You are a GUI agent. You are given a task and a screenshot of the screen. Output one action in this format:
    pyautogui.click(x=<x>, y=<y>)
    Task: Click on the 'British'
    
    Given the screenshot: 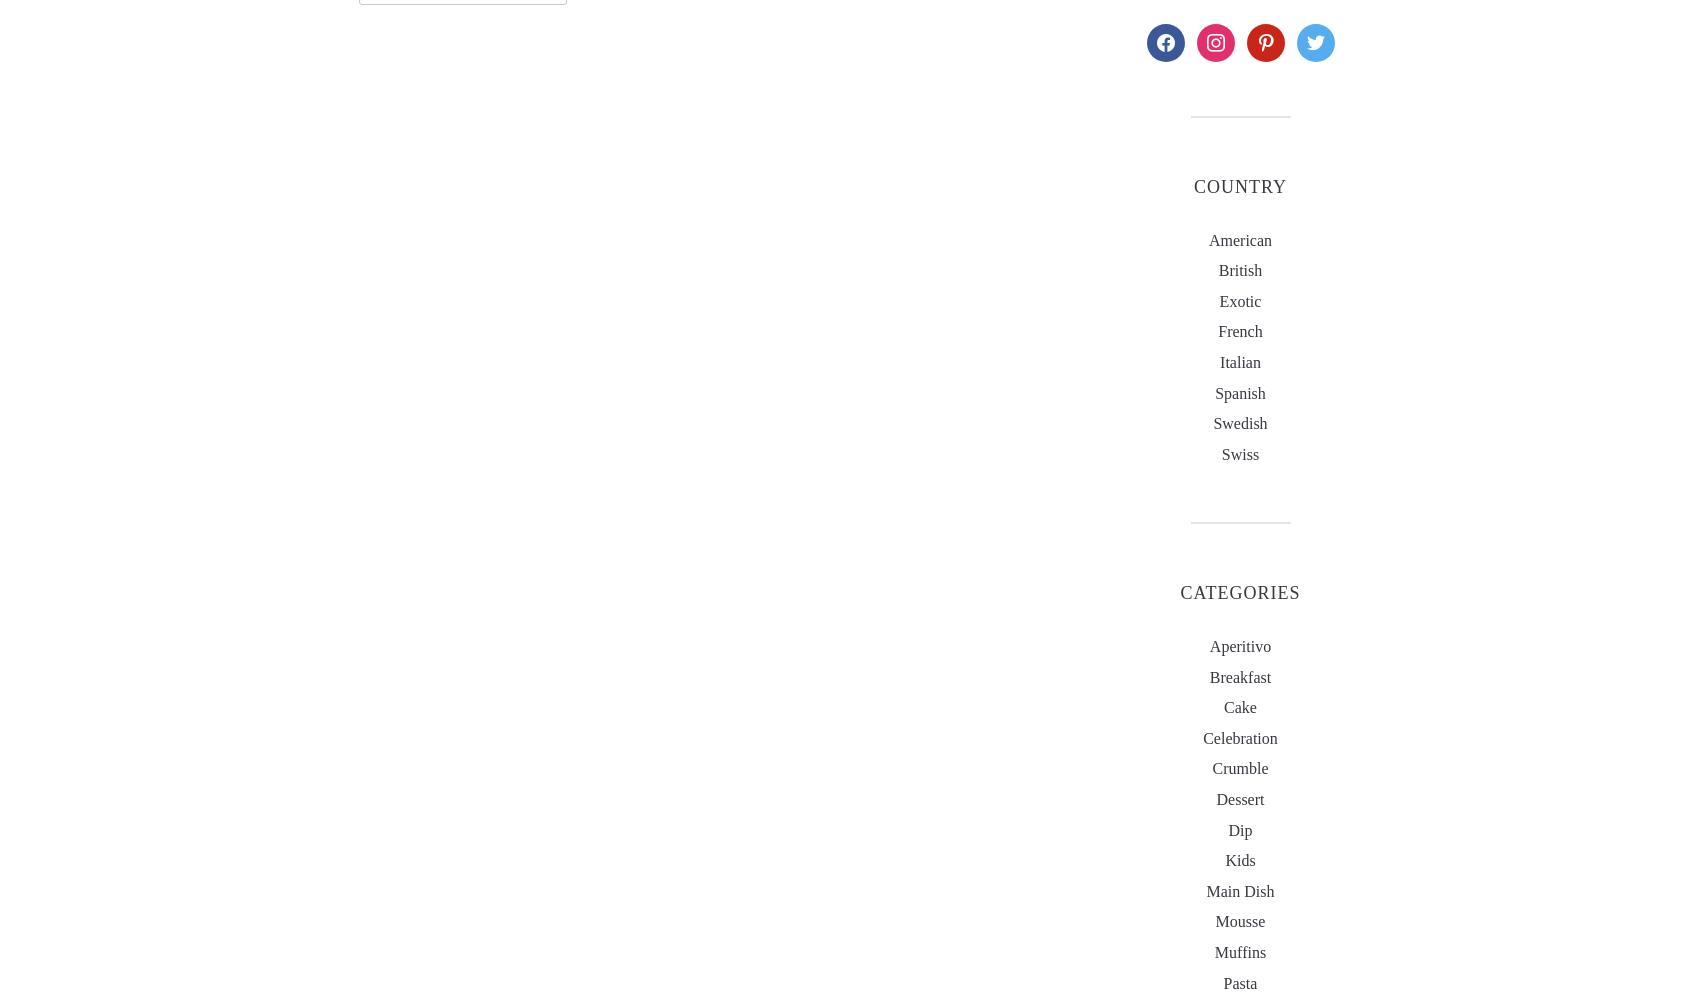 What is the action you would take?
    pyautogui.click(x=1218, y=269)
    